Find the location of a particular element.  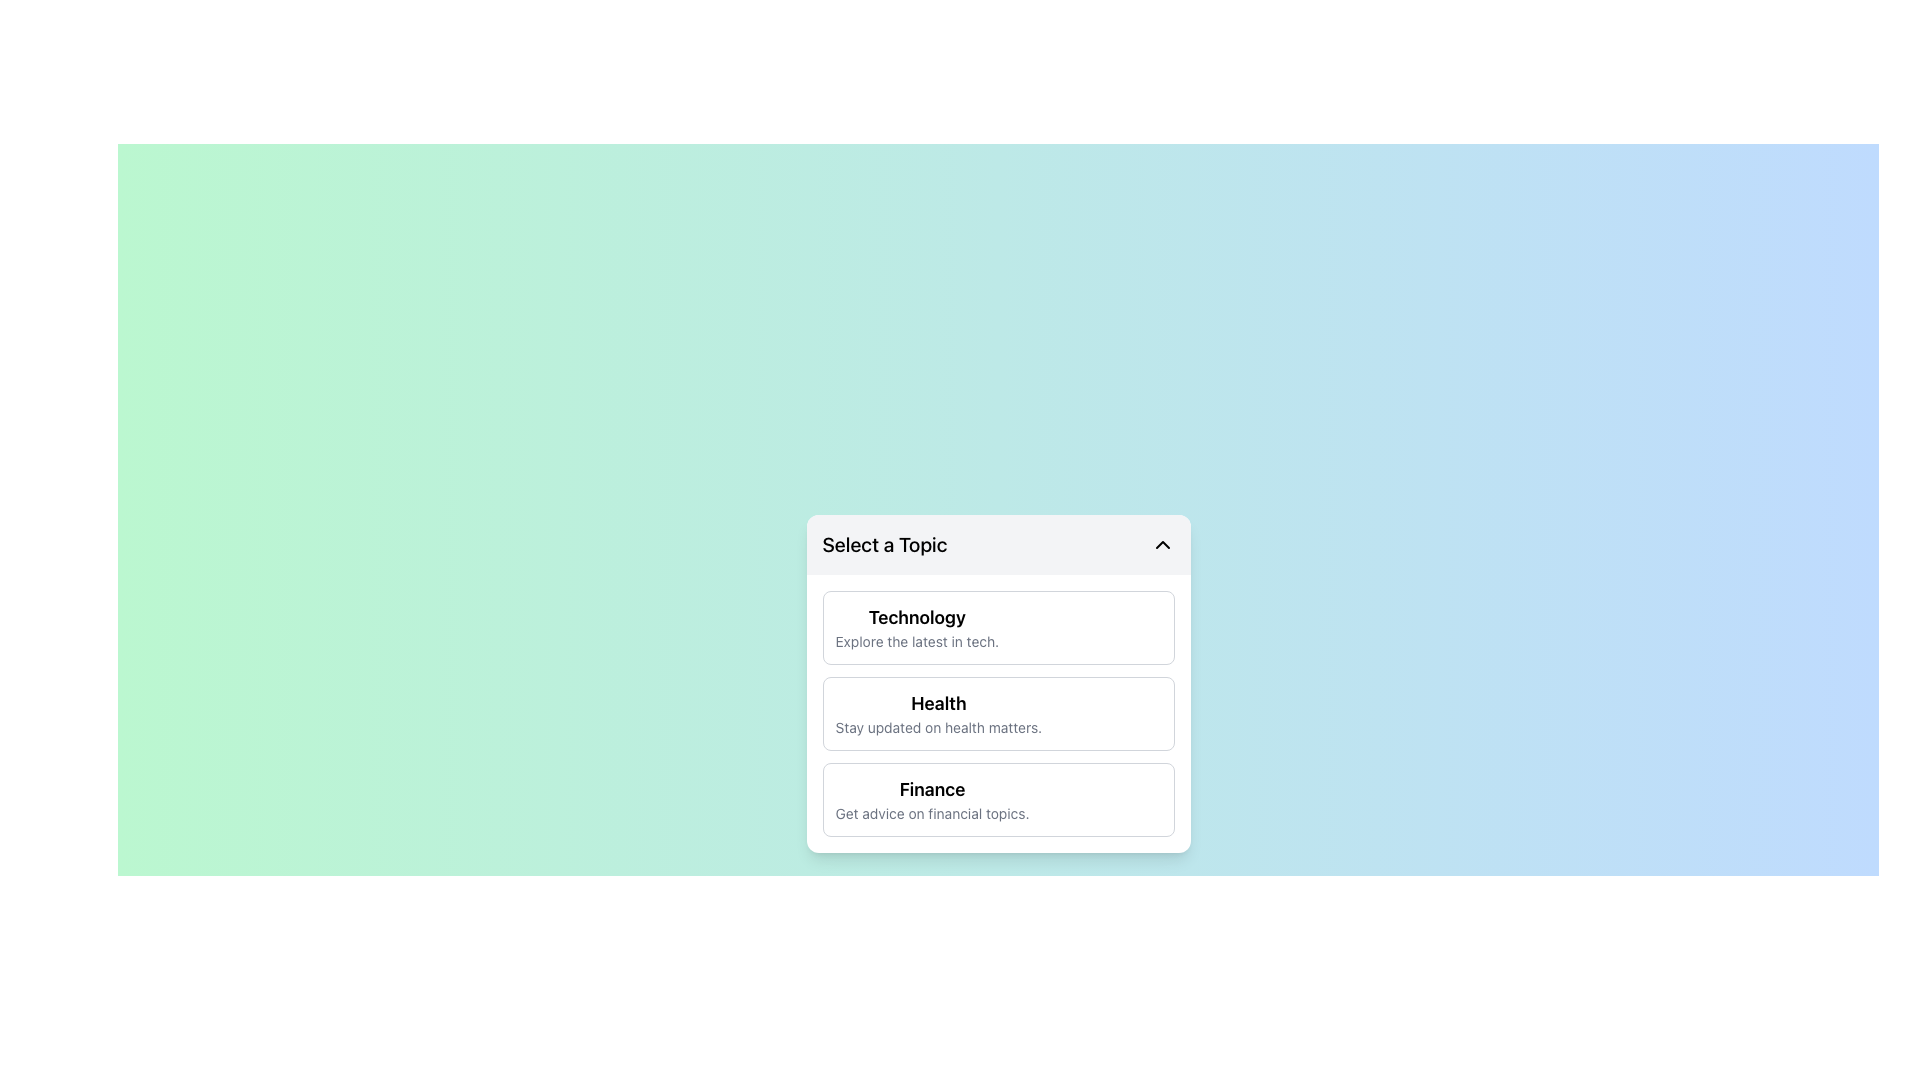

the static informational label that reads 'Stay updated on health matters.' which is located directly underneath the 'Health' header in a selectable topic card is located at coordinates (937, 728).